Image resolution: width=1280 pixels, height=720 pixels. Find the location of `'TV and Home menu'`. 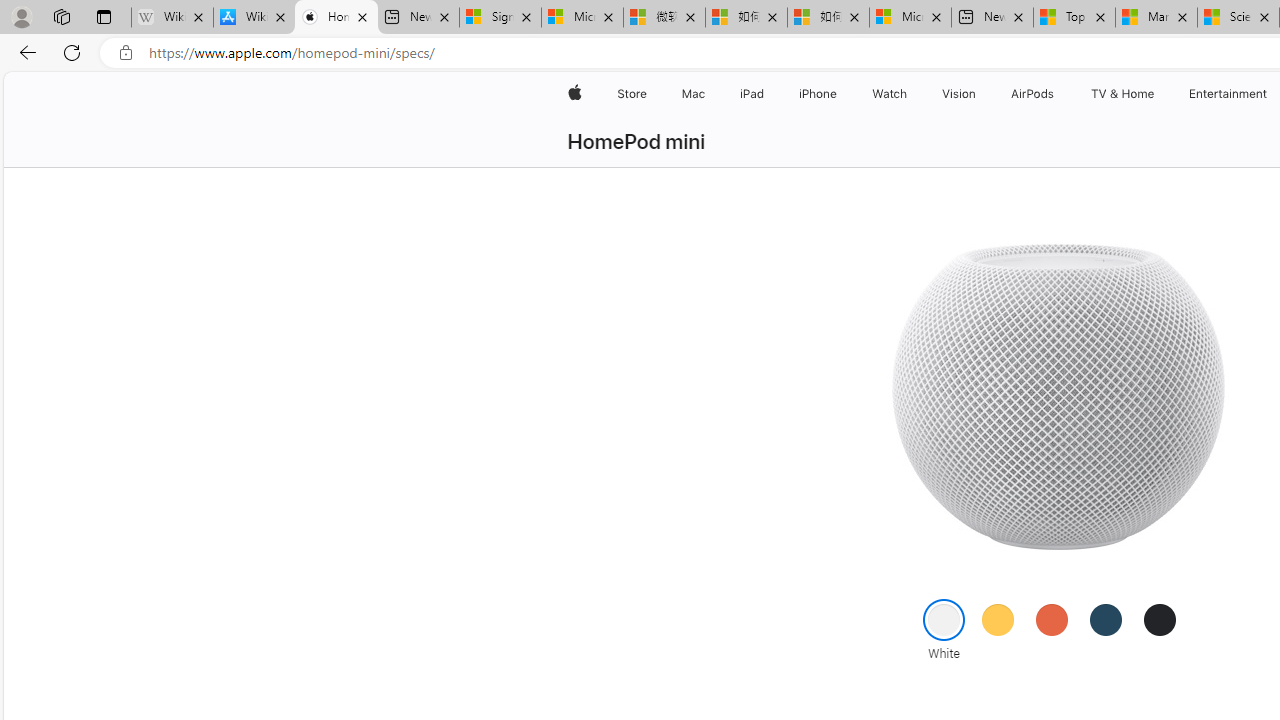

'TV and Home menu' is located at coordinates (1158, 93).